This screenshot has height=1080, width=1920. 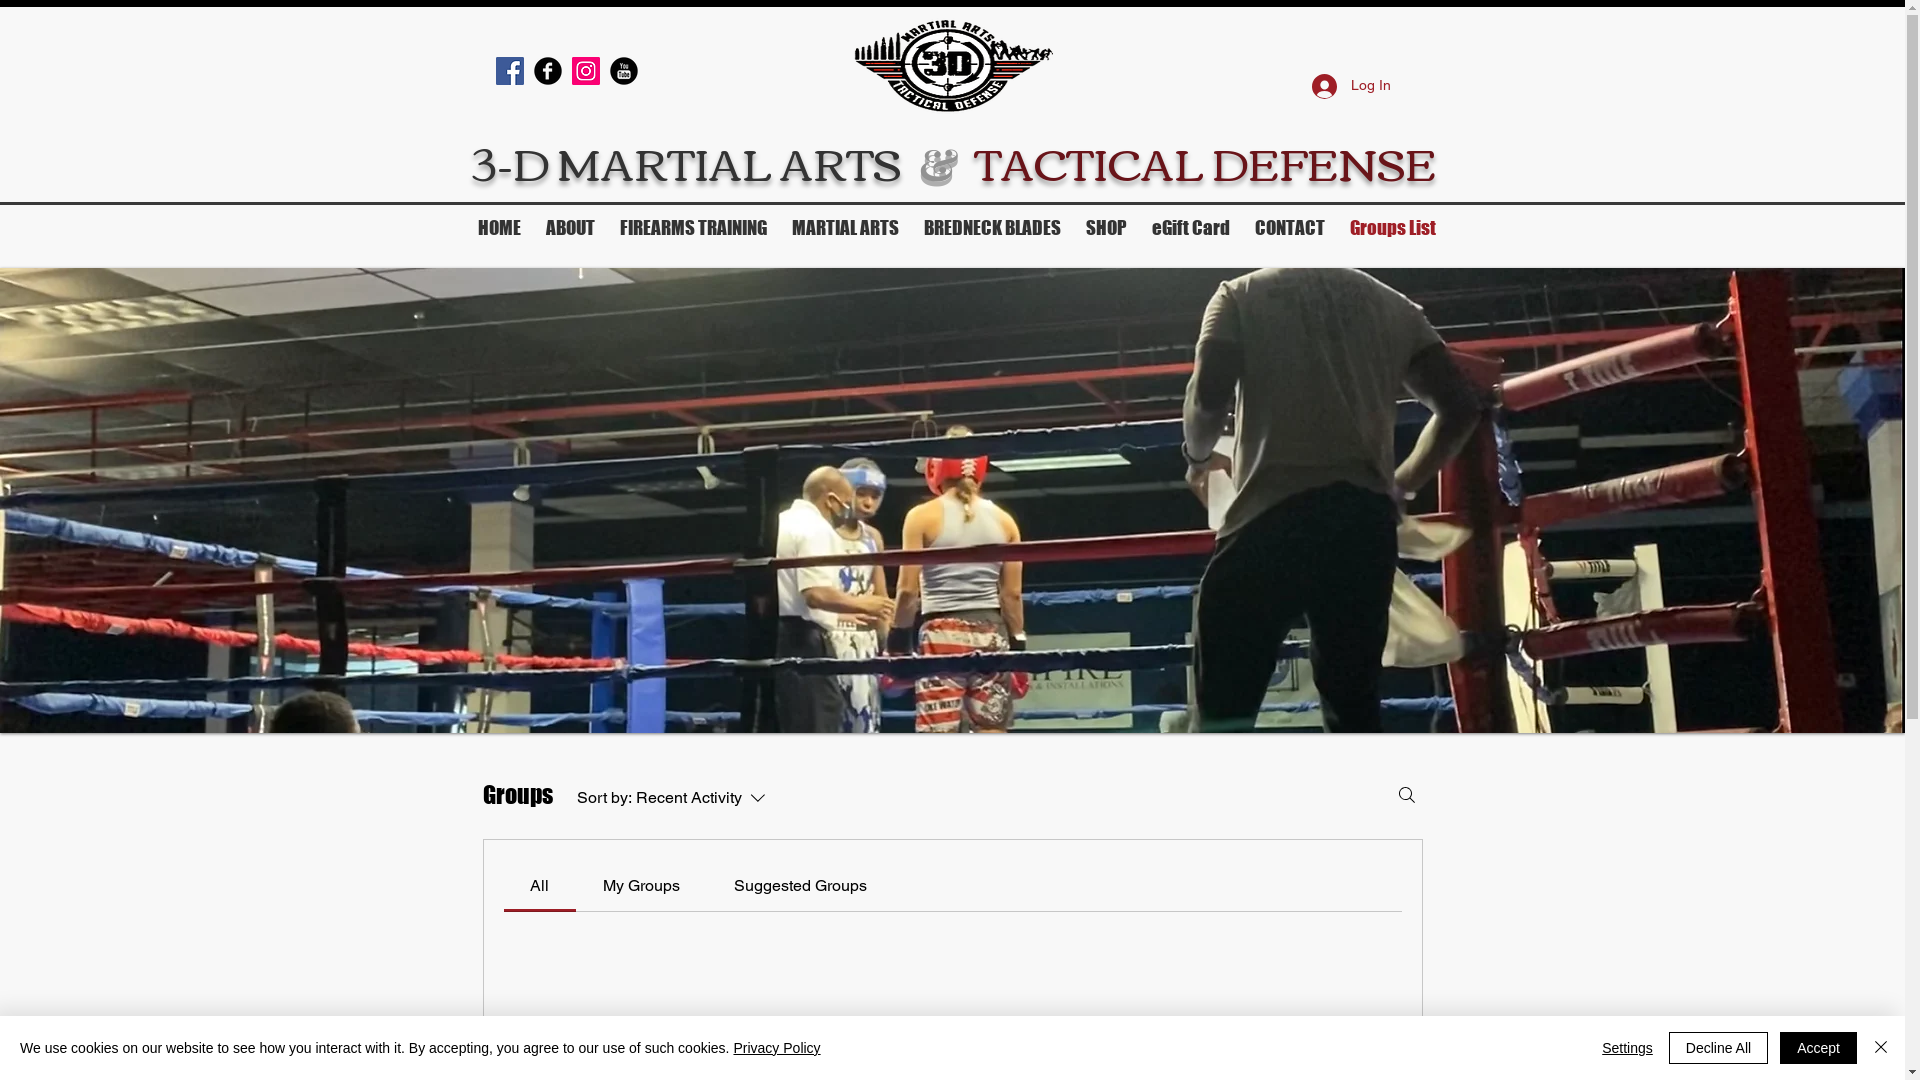 I want to click on 'SHOP', so click(x=1106, y=226).